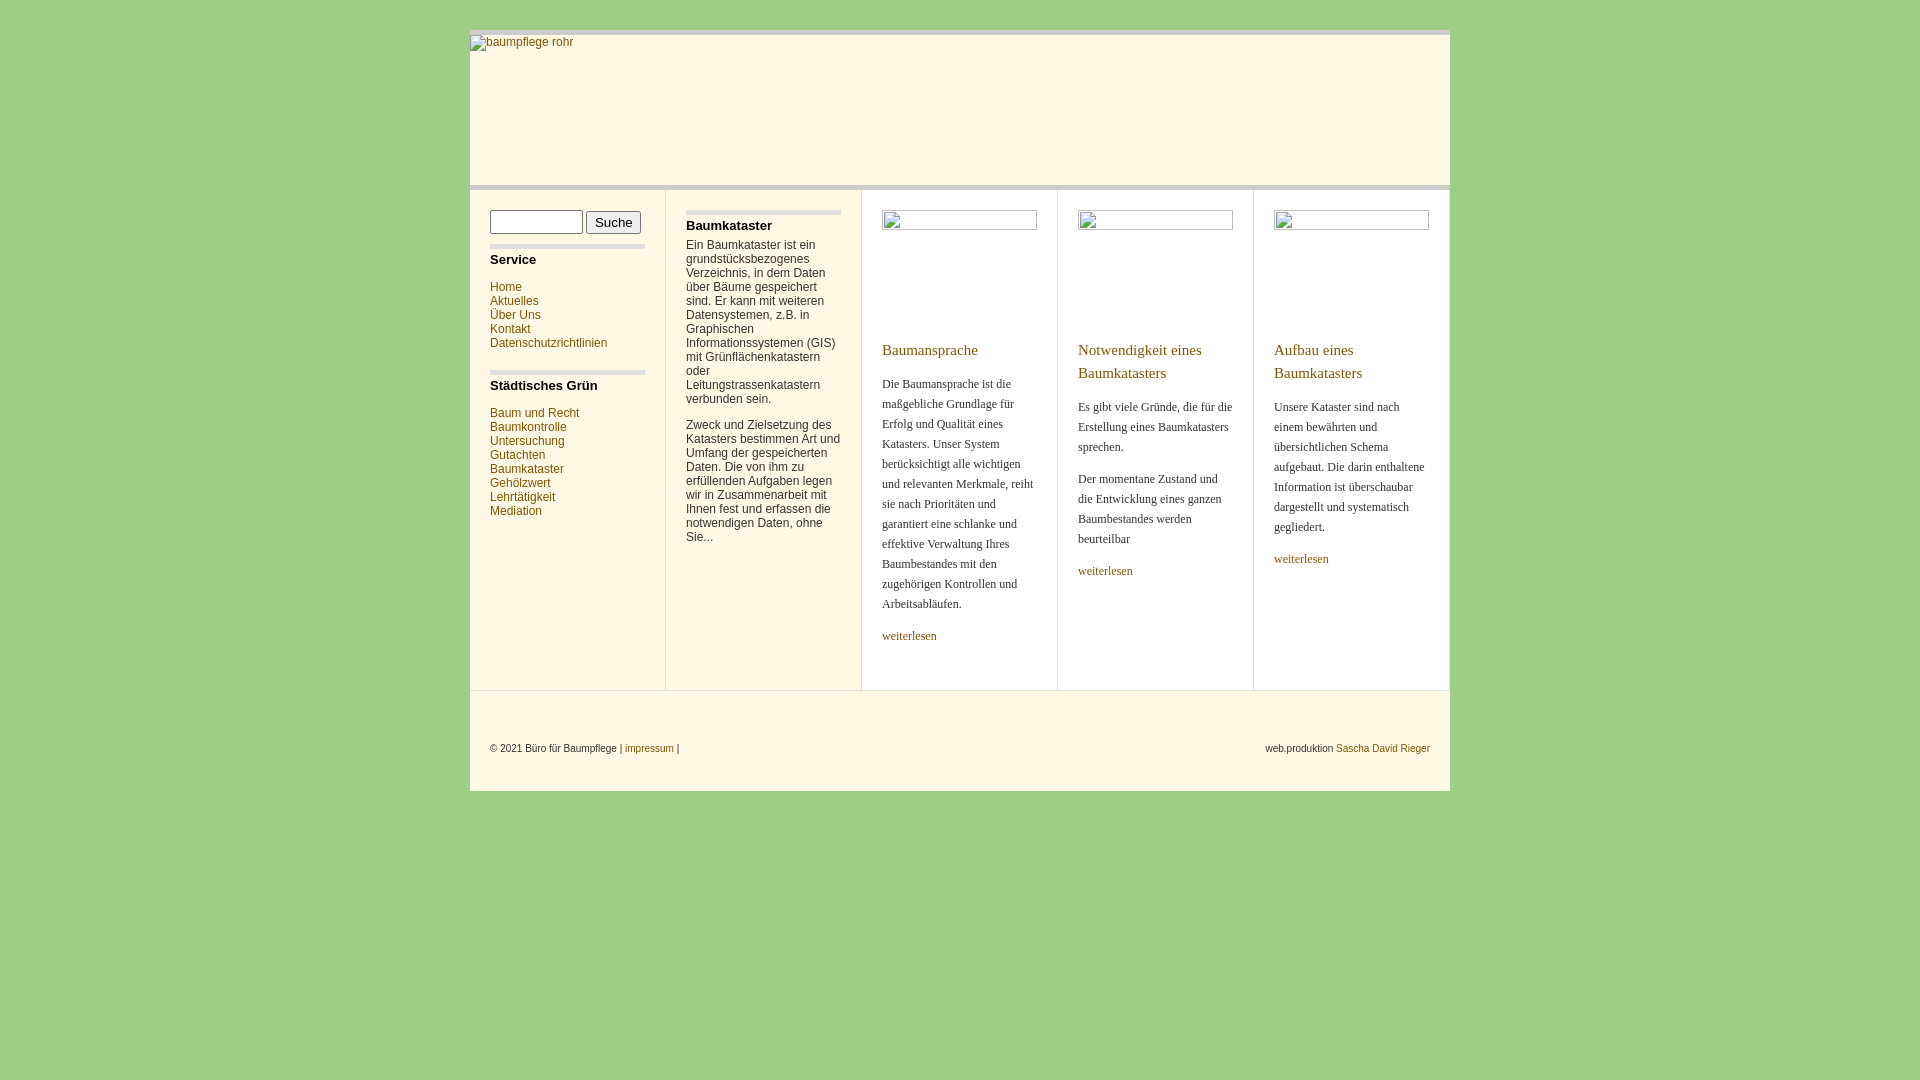 The height and width of the screenshot is (1080, 1920). I want to click on 'Baumkontrolle', so click(528, 426).